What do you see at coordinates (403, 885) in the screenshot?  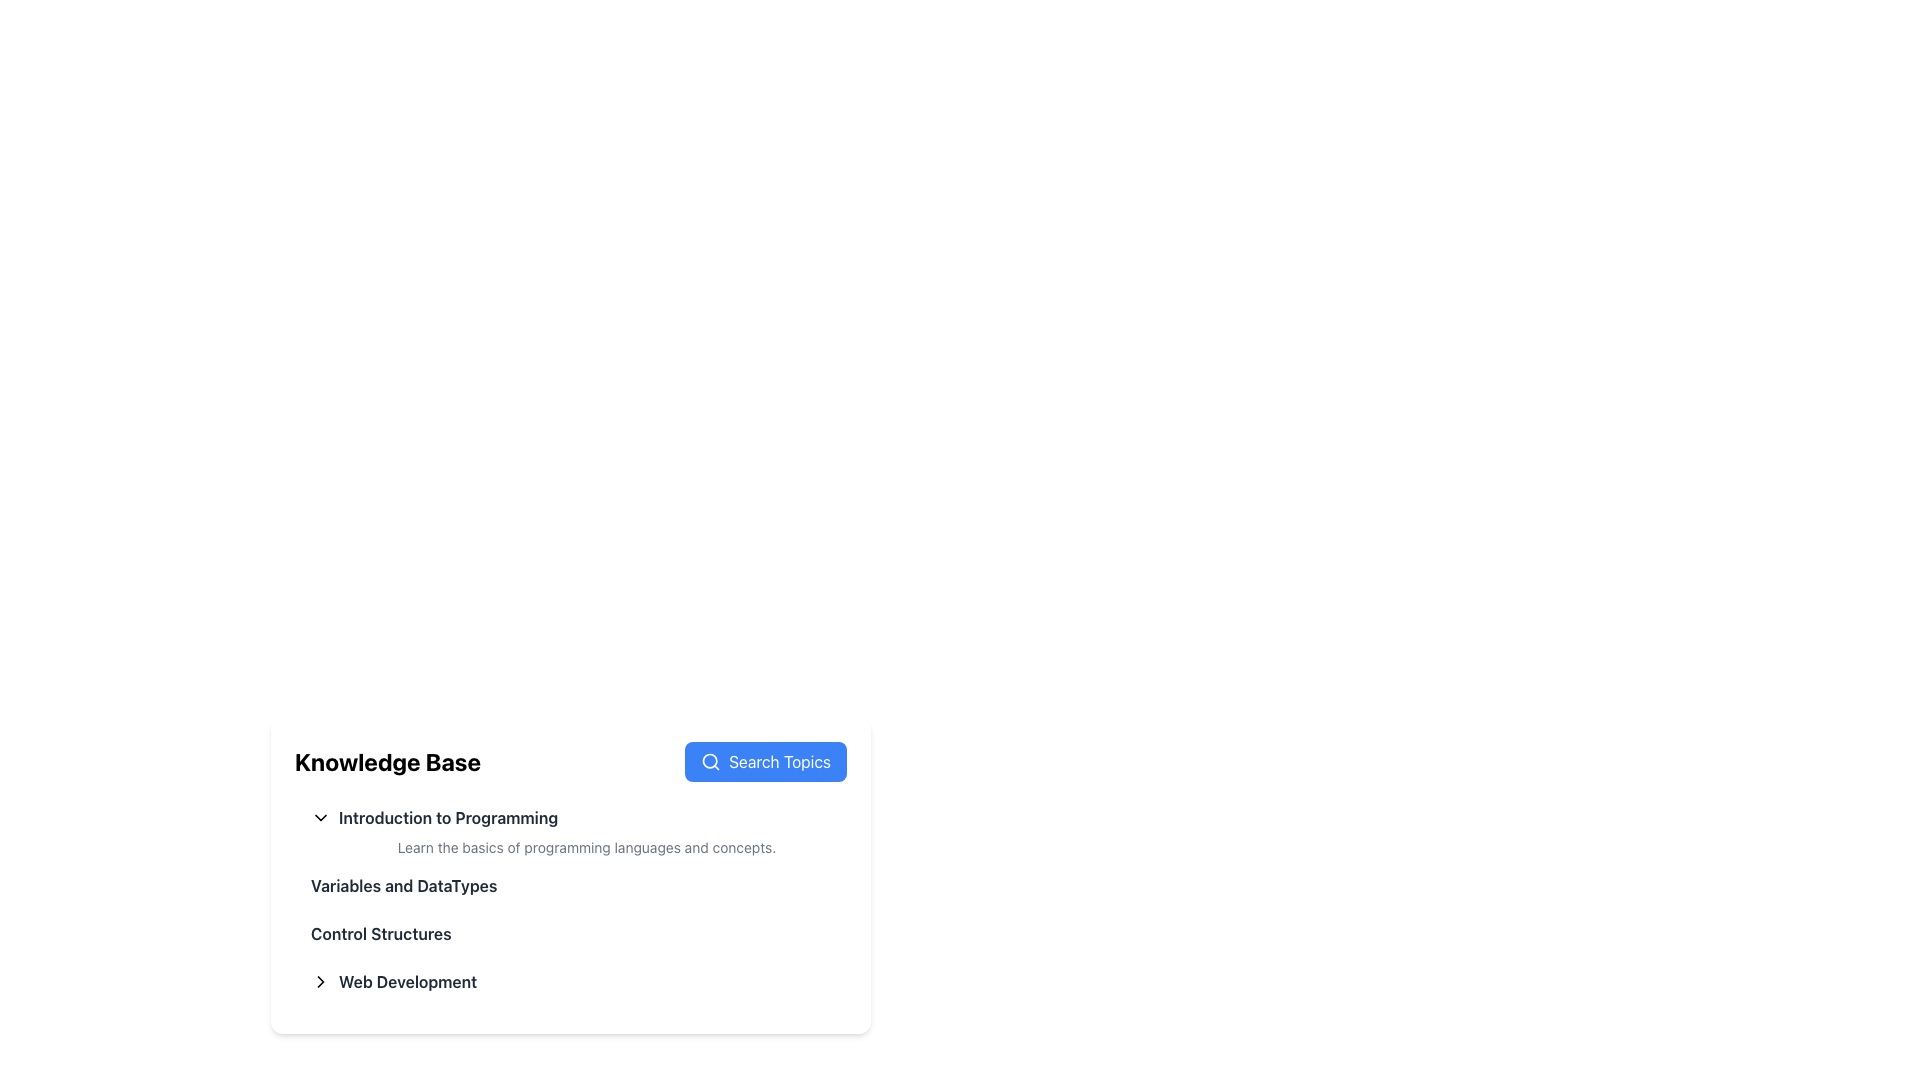 I see `the 'Variables and DataTypes' label in the Navigational List Item` at bounding box center [403, 885].